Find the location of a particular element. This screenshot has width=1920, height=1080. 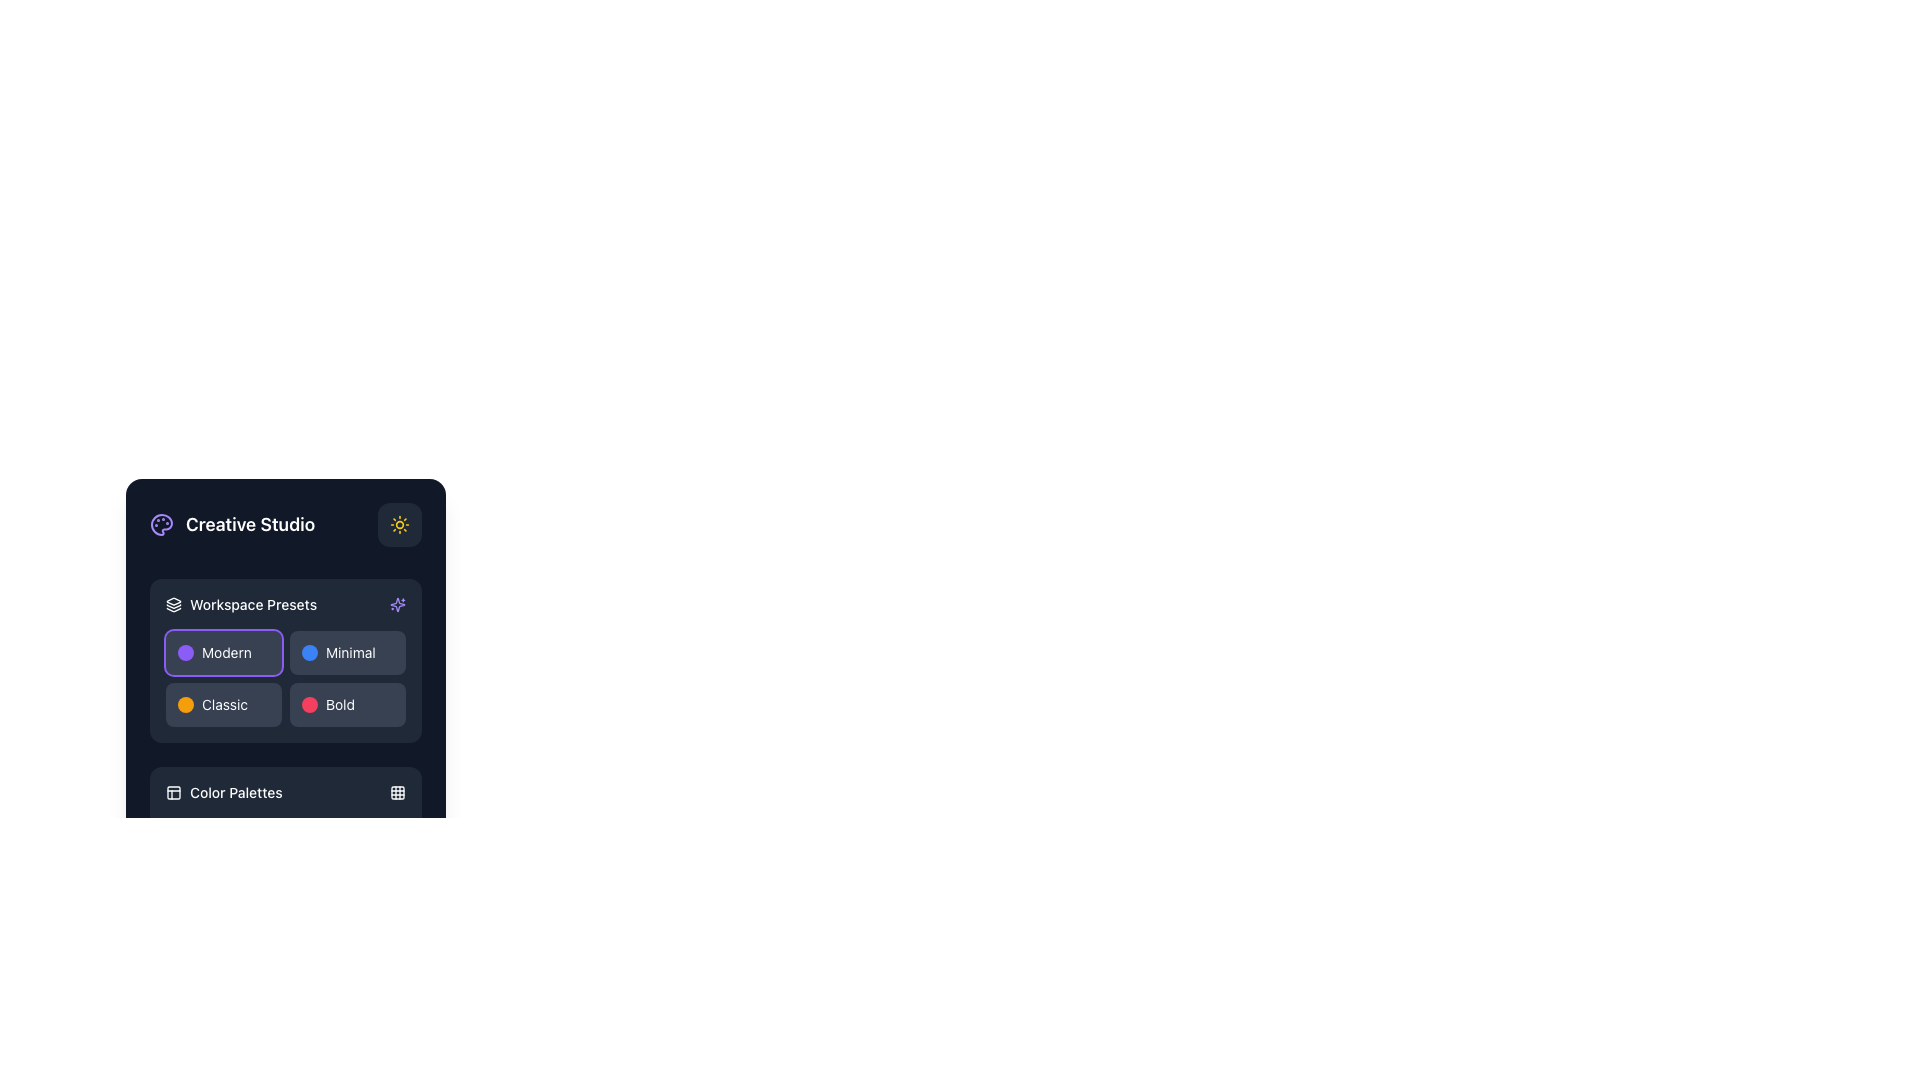

the slider is located at coordinates (170, 1059).